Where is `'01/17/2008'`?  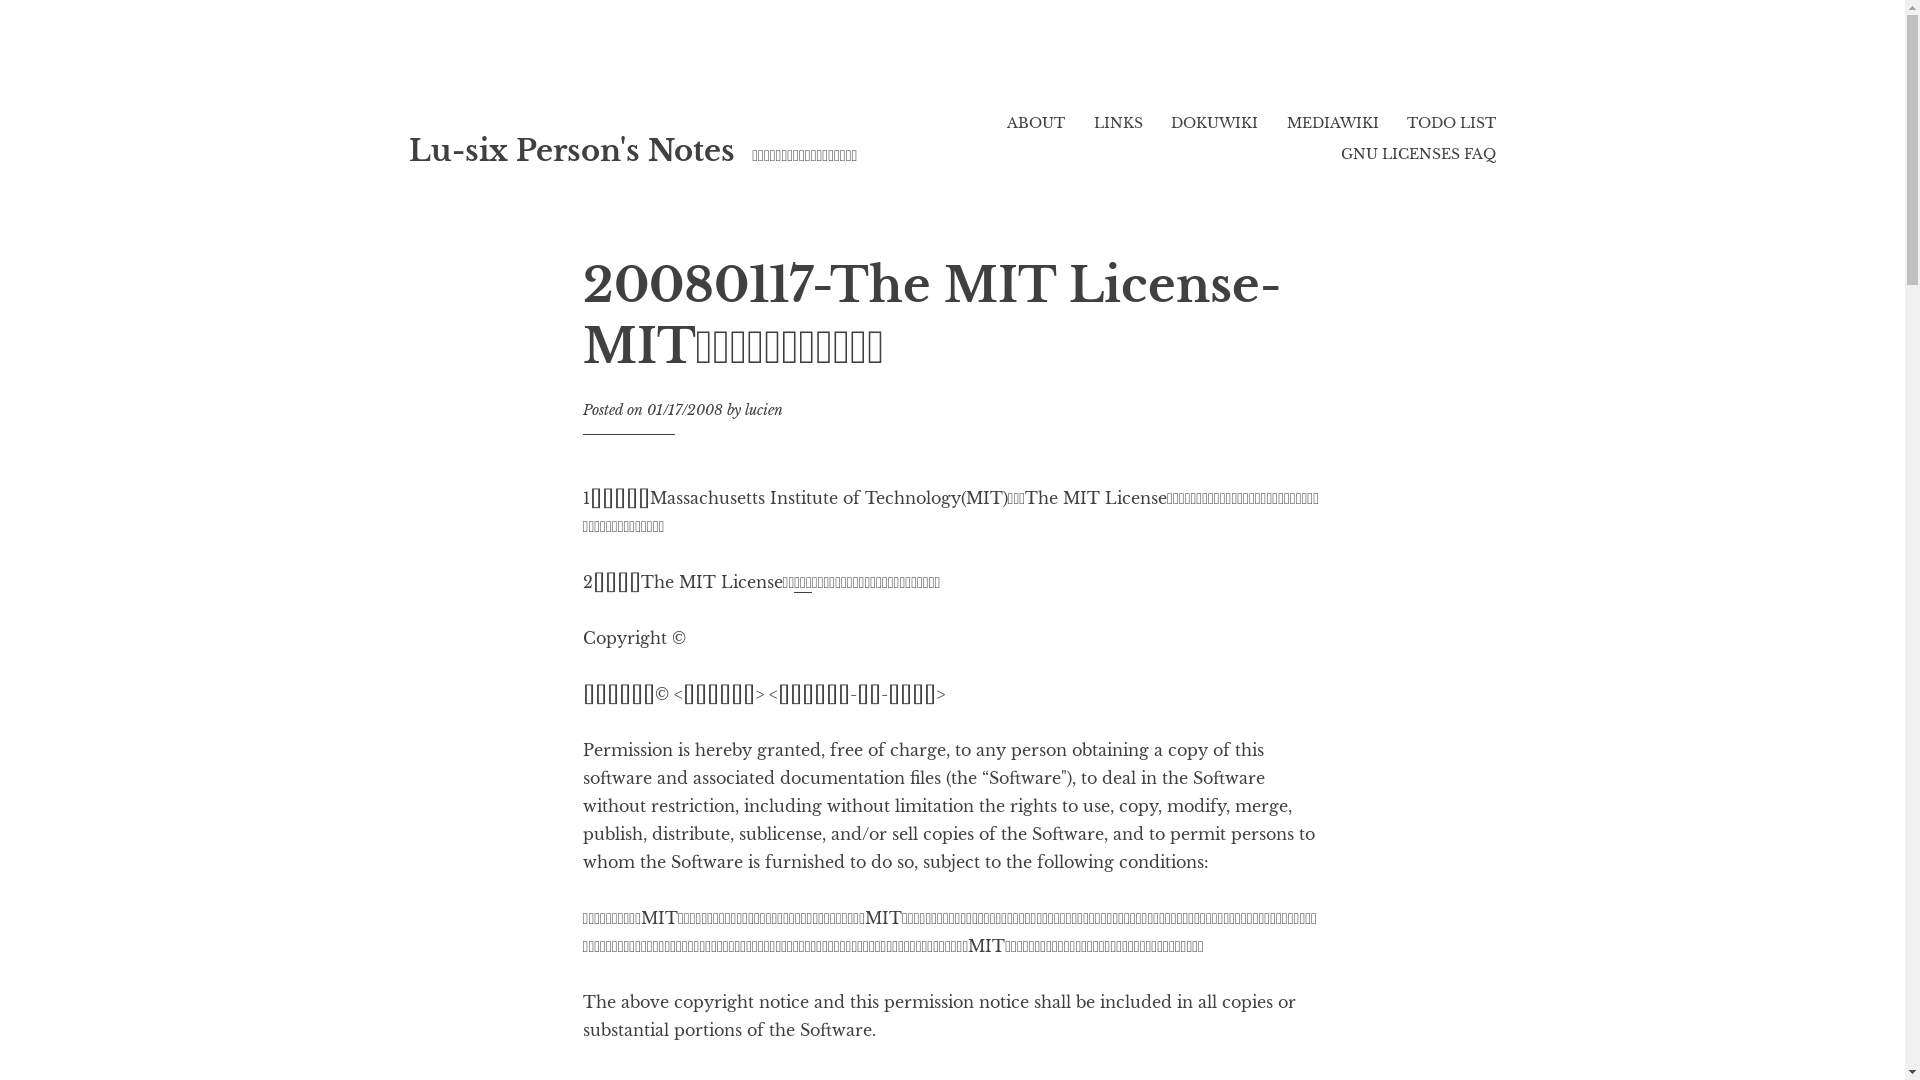
'01/17/2008' is located at coordinates (647, 408).